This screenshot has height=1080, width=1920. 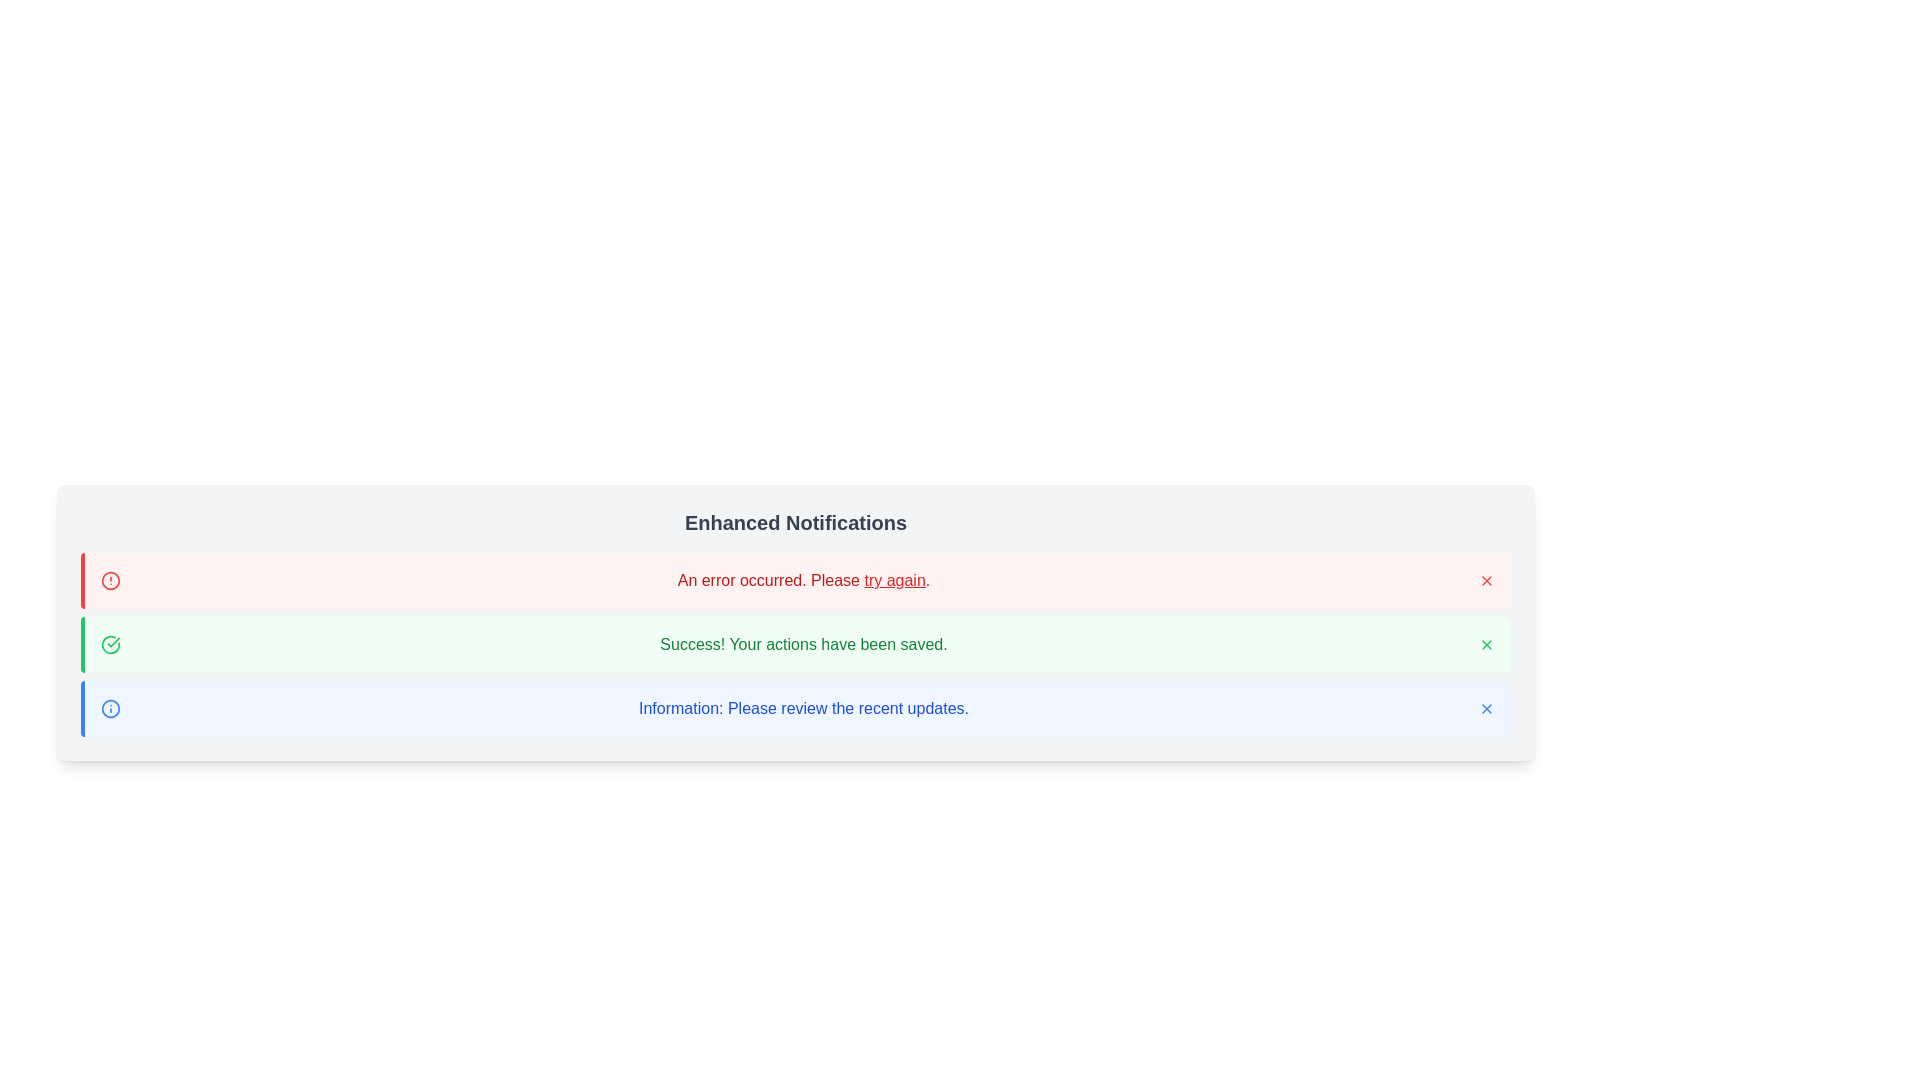 What do you see at coordinates (109, 581) in the screenshot?
I see `the red alert icon with a bold border and alert symbol, which is located to the left of the message 'An error occurred. Please try again.'` at bounding box center [109, 581].